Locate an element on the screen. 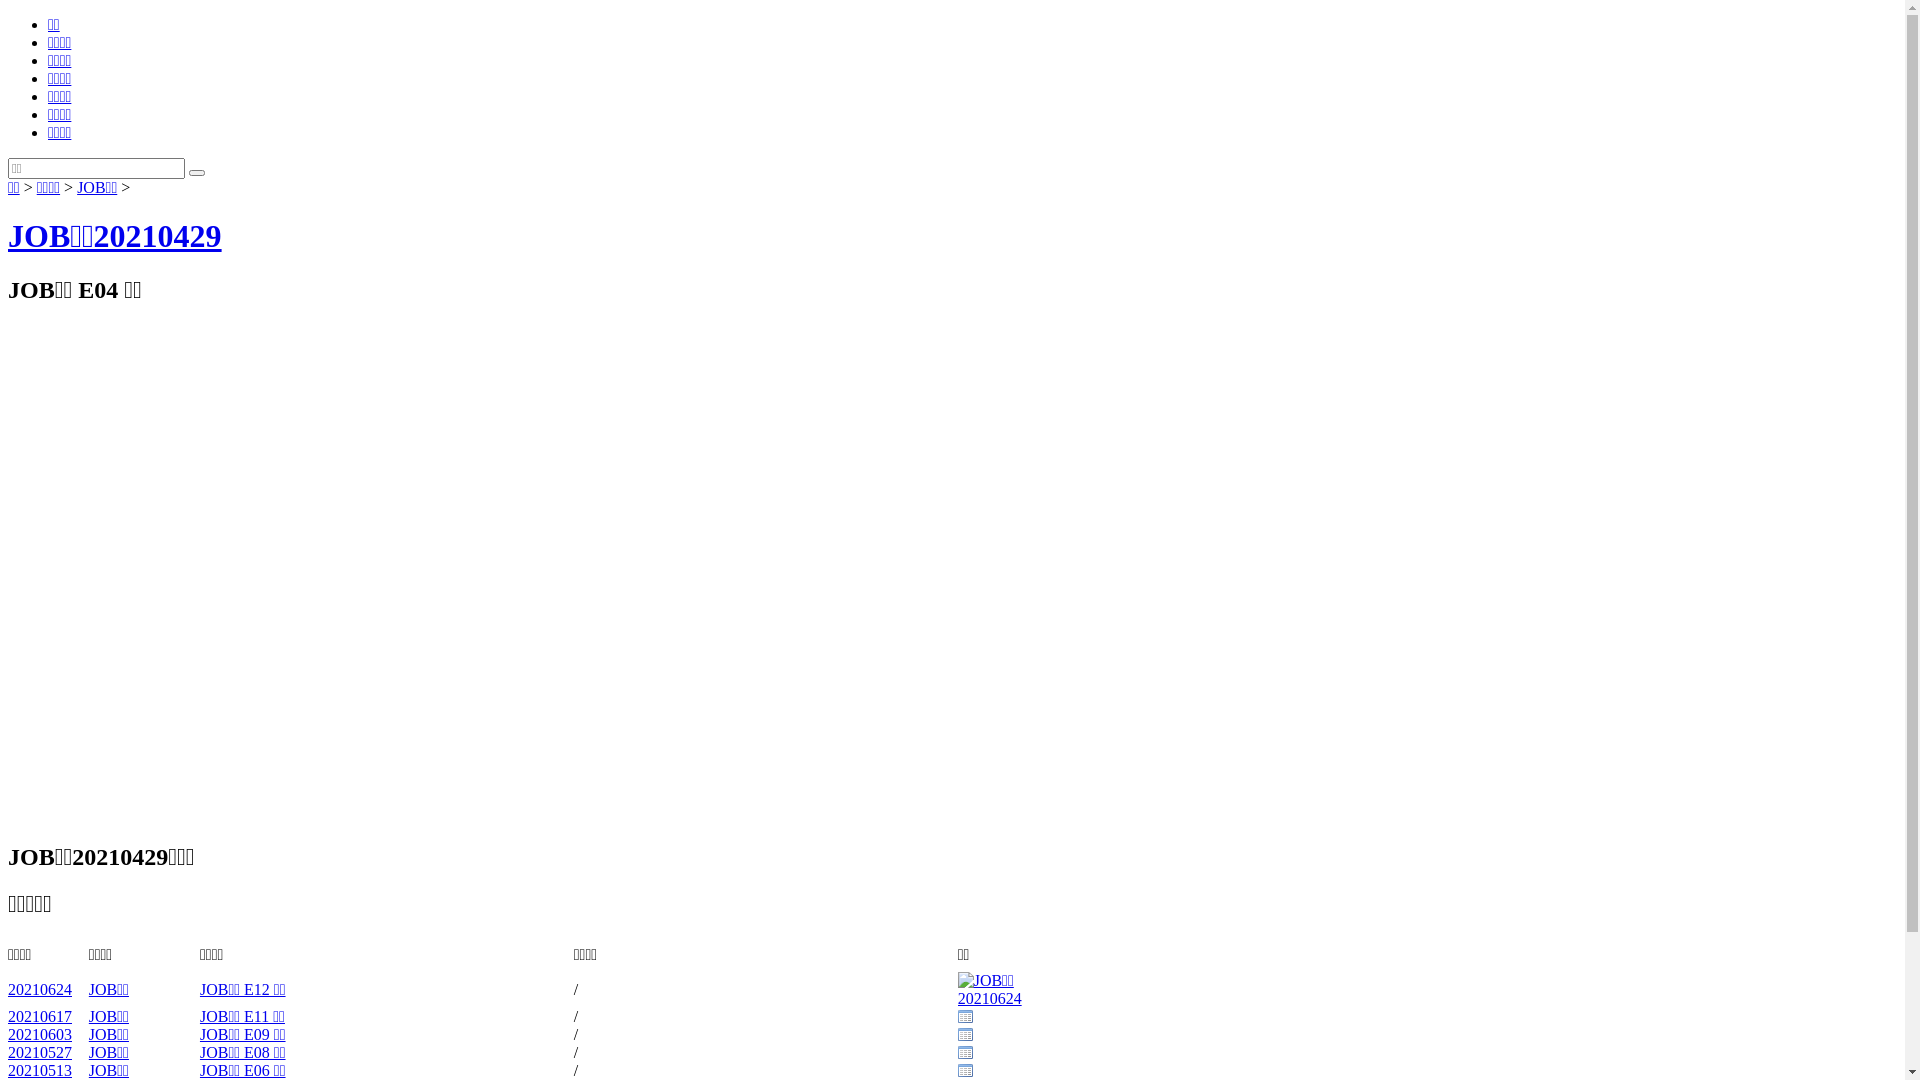 This screenshot has width=1920, height=1080. '20210624' is located at coordinates (39, 987).